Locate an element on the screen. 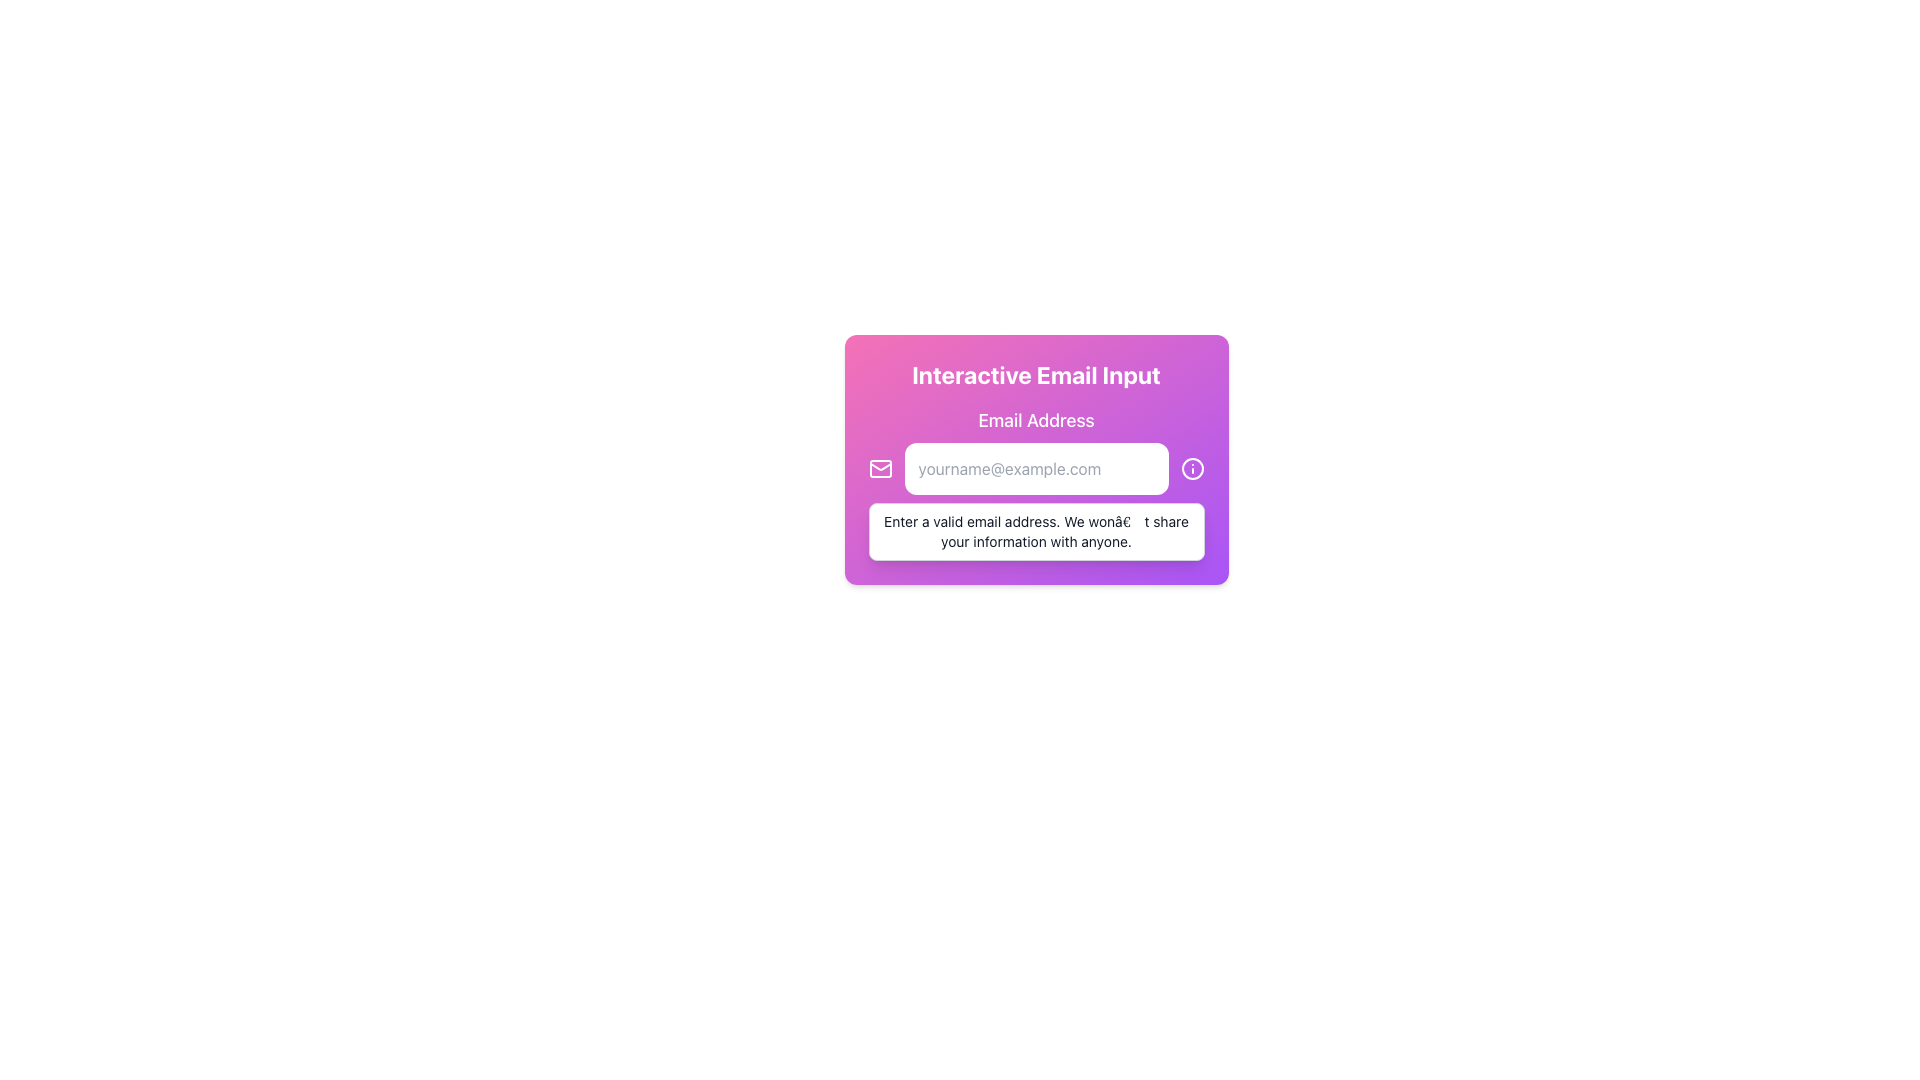 This screenshot has width=1920, height=1080. the help text area within the email input panel that provides additional information and context for users is located at coordinates (1036, 459).